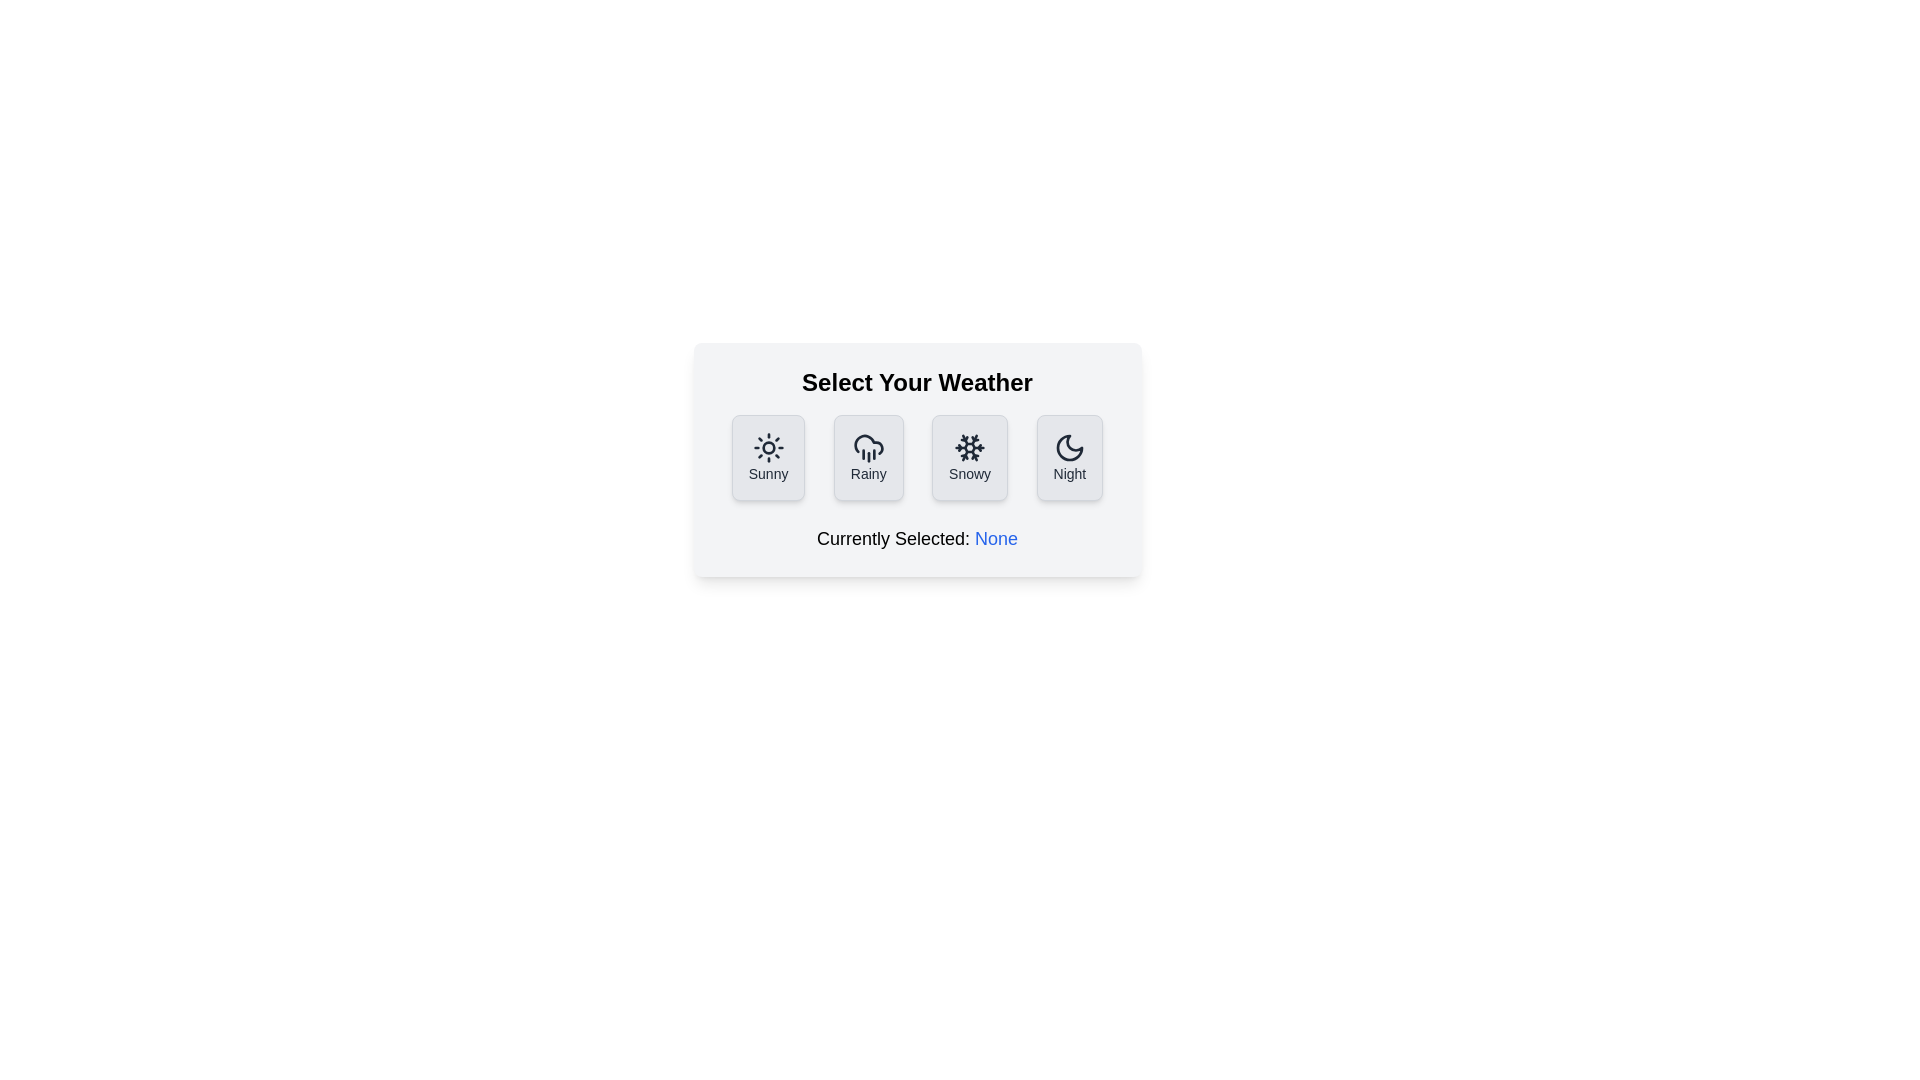  What do you see at coordinates (970, 446) in the screenshot?
I see `the snowflake icon representing the 'Snowy' weather option` at bounding box center [970, 446].